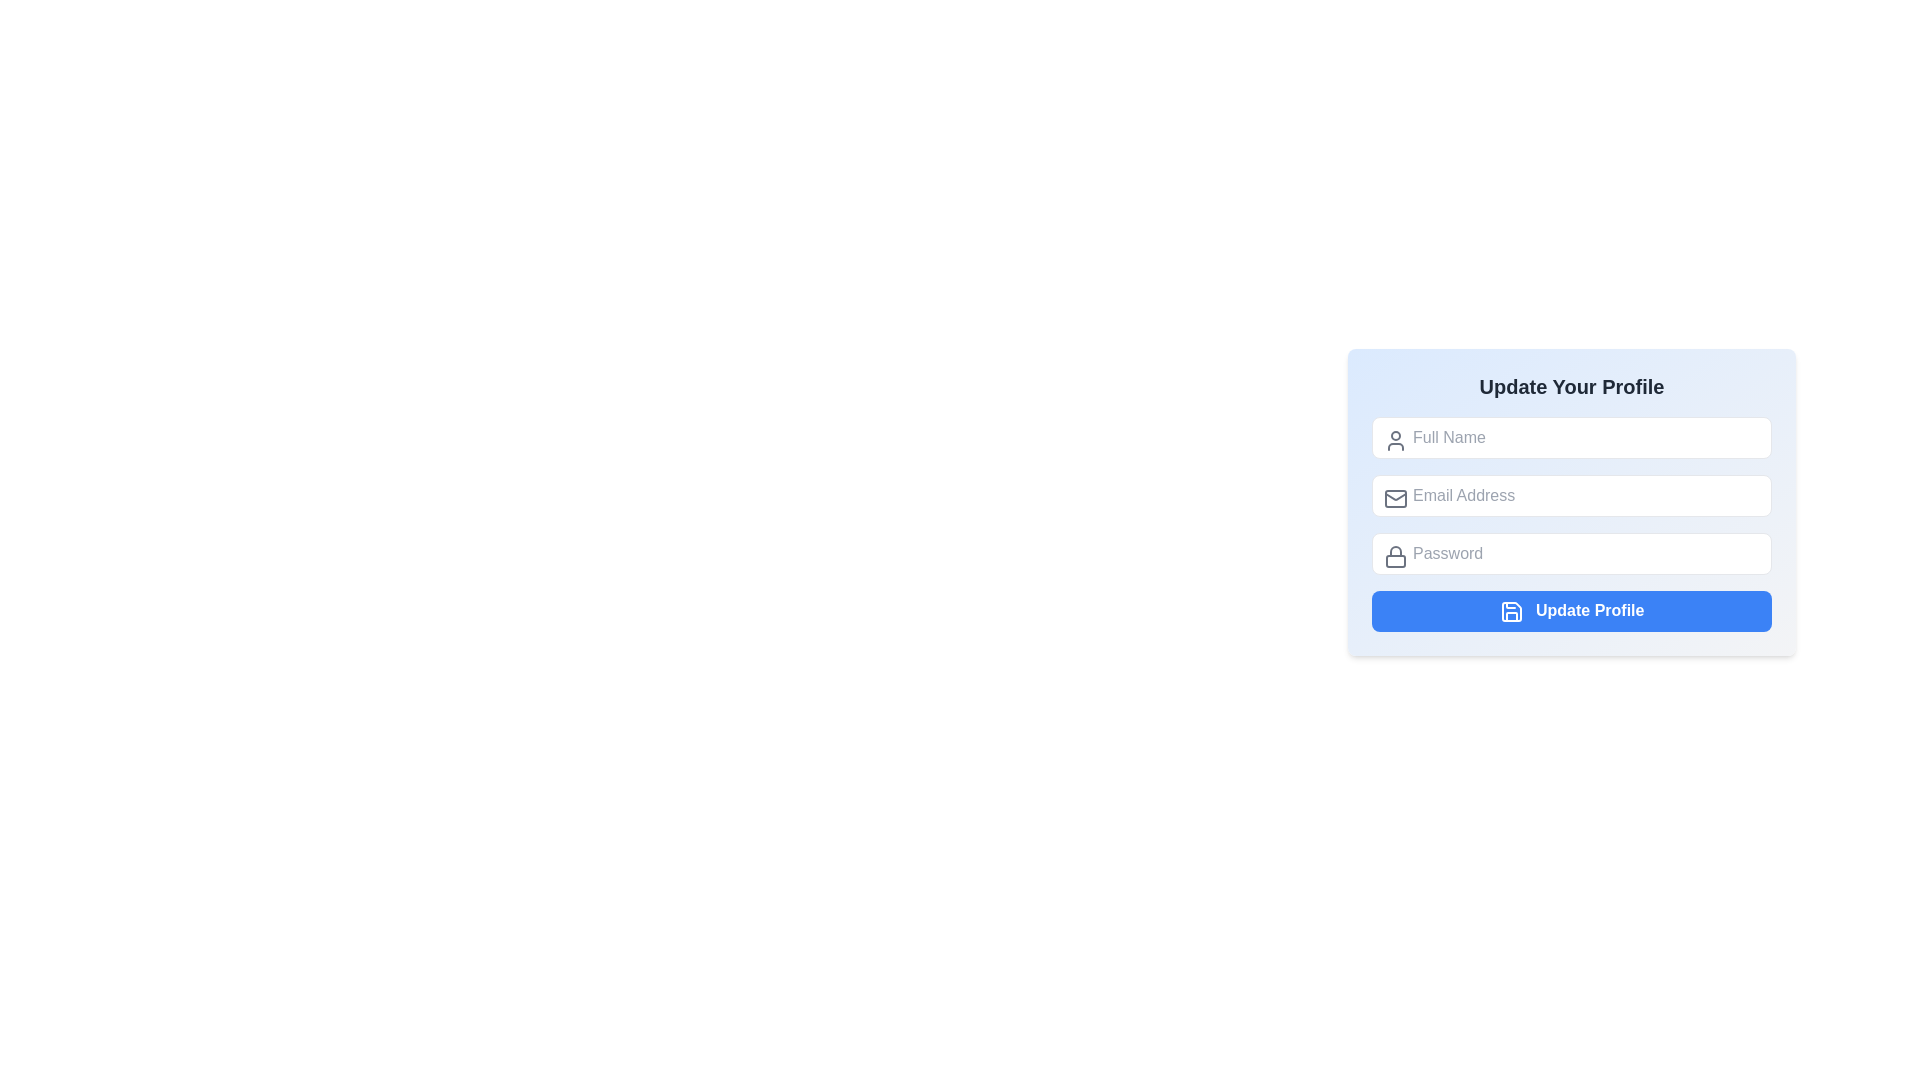 Image resolution: width=1920 pixels, height=1080 pixels. I want to click on the envelope icon, which is a rectangular shape with rounded corners, located within the 'Email Address' form field, so click(1395, 497).